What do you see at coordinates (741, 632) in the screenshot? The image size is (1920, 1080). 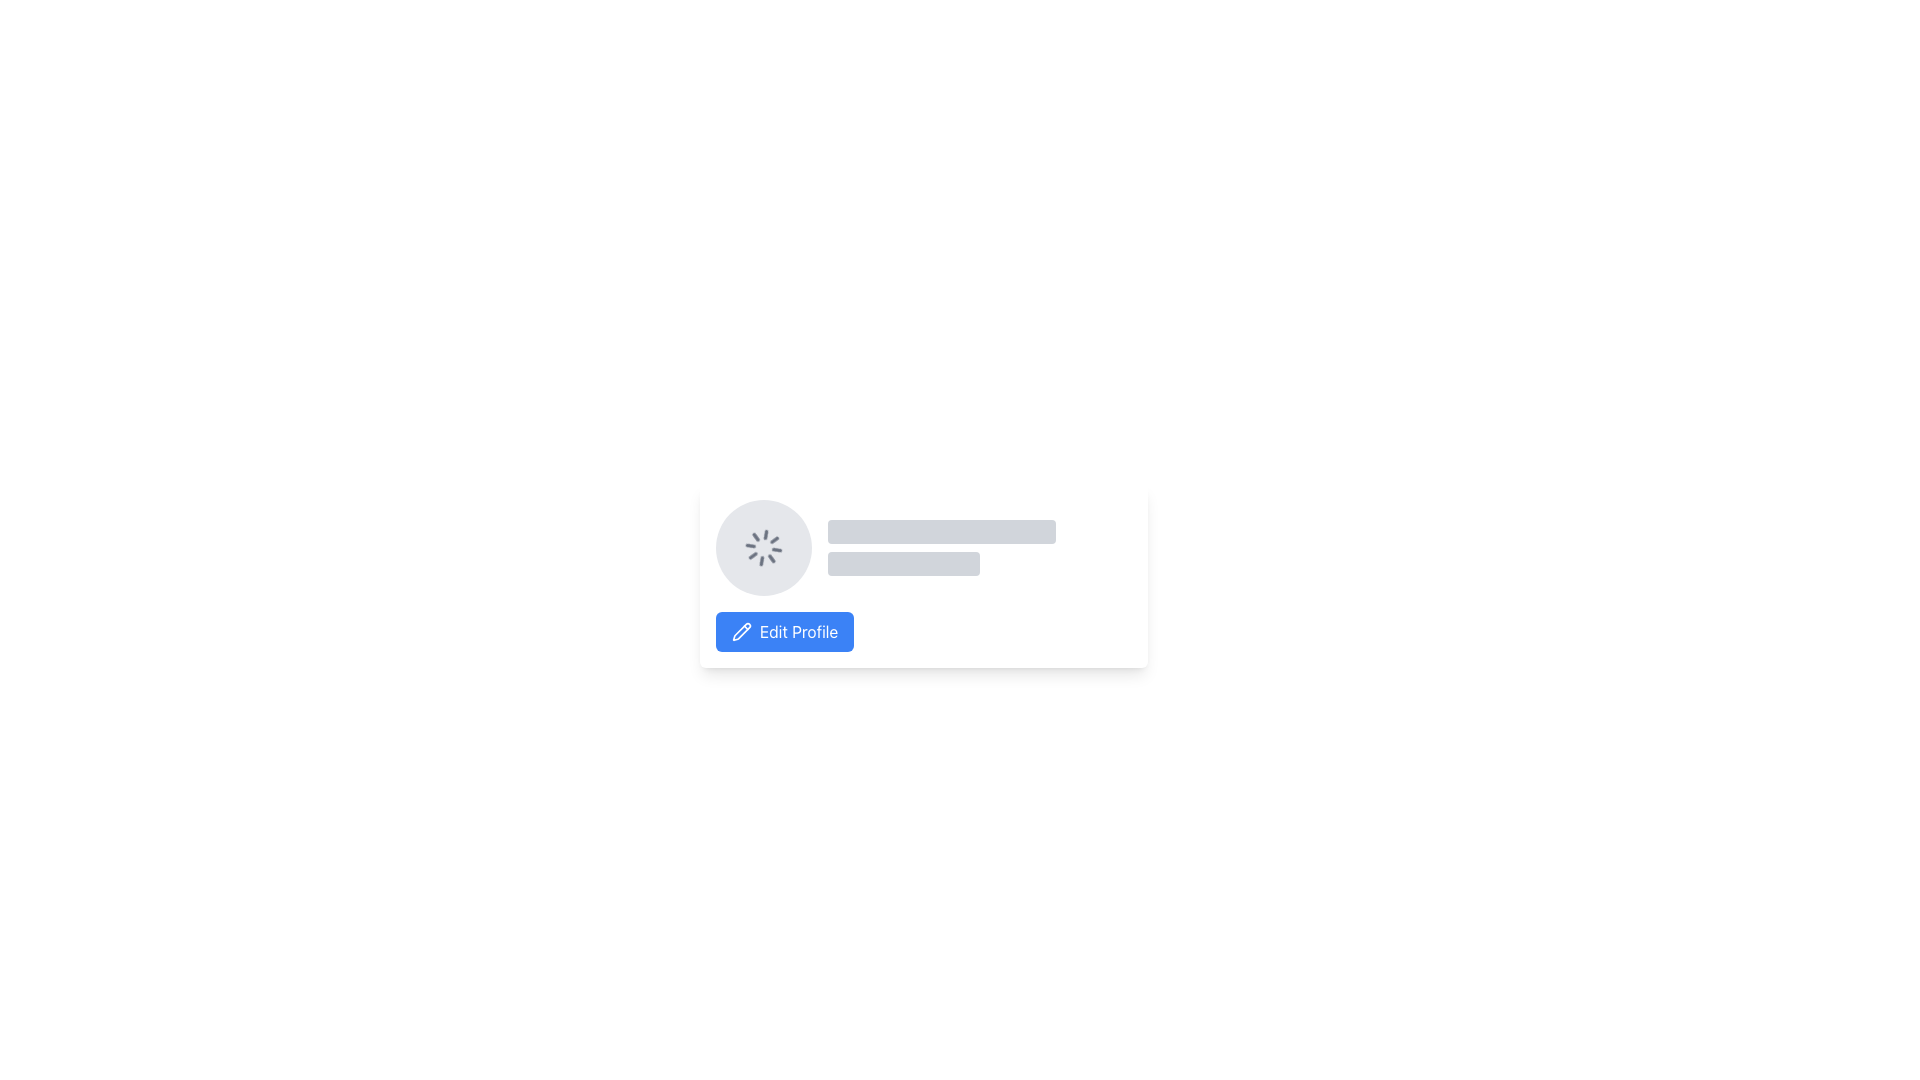 I see `the pencil icon with a blue background, located to the left of the 'Edit Profile' text` at bounding box center [741, 632].